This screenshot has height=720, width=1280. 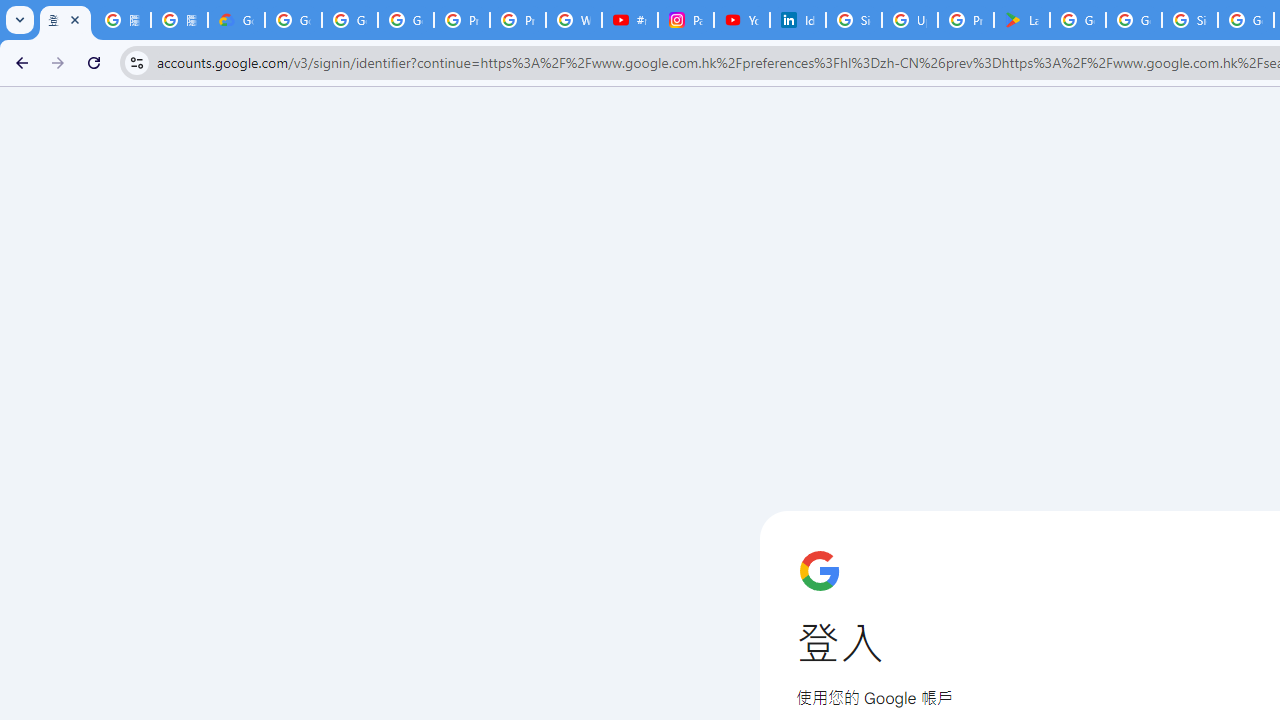 What do you see at coordinates (741, 20) in the screenshot?
I see `'YouTube Culture & Trends - On The Rise: Handcam Videos'` at bounding box center [741, 20].